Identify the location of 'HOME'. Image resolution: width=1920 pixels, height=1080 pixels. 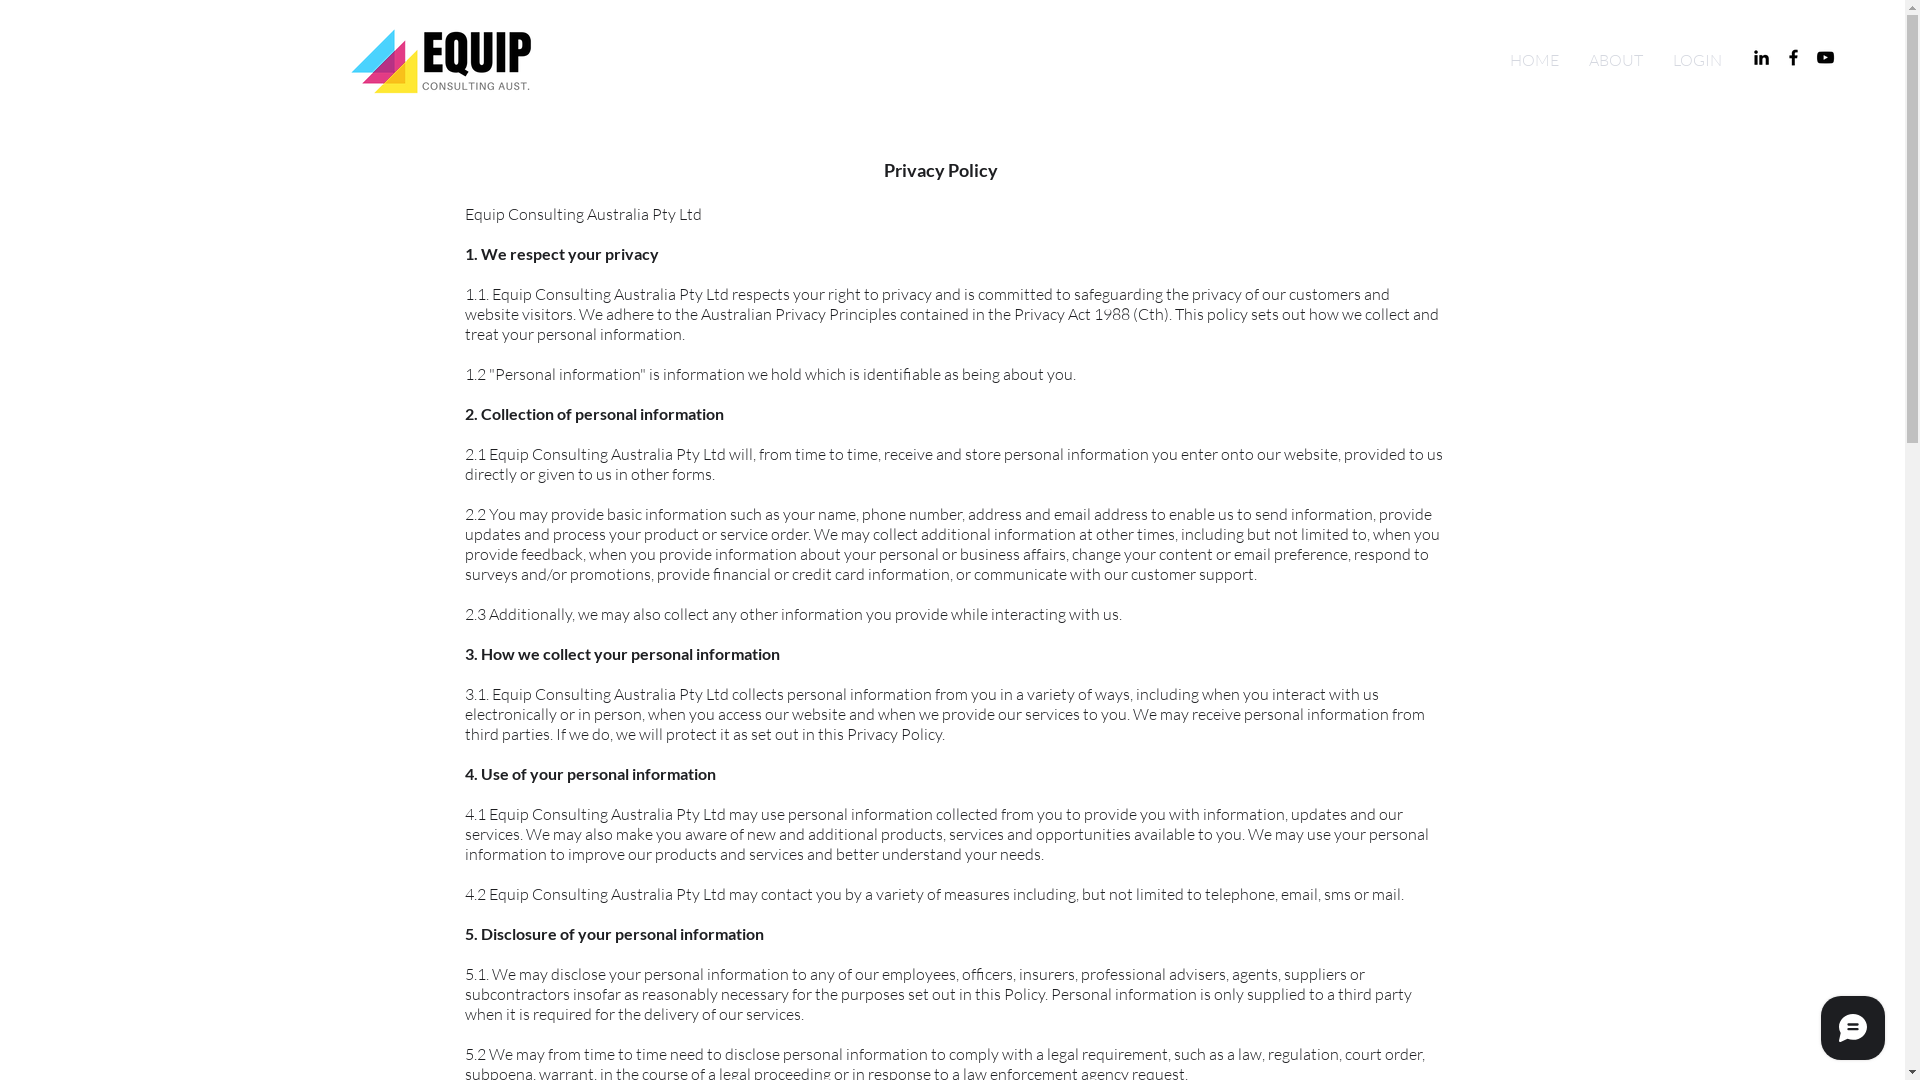
(1533, 59).